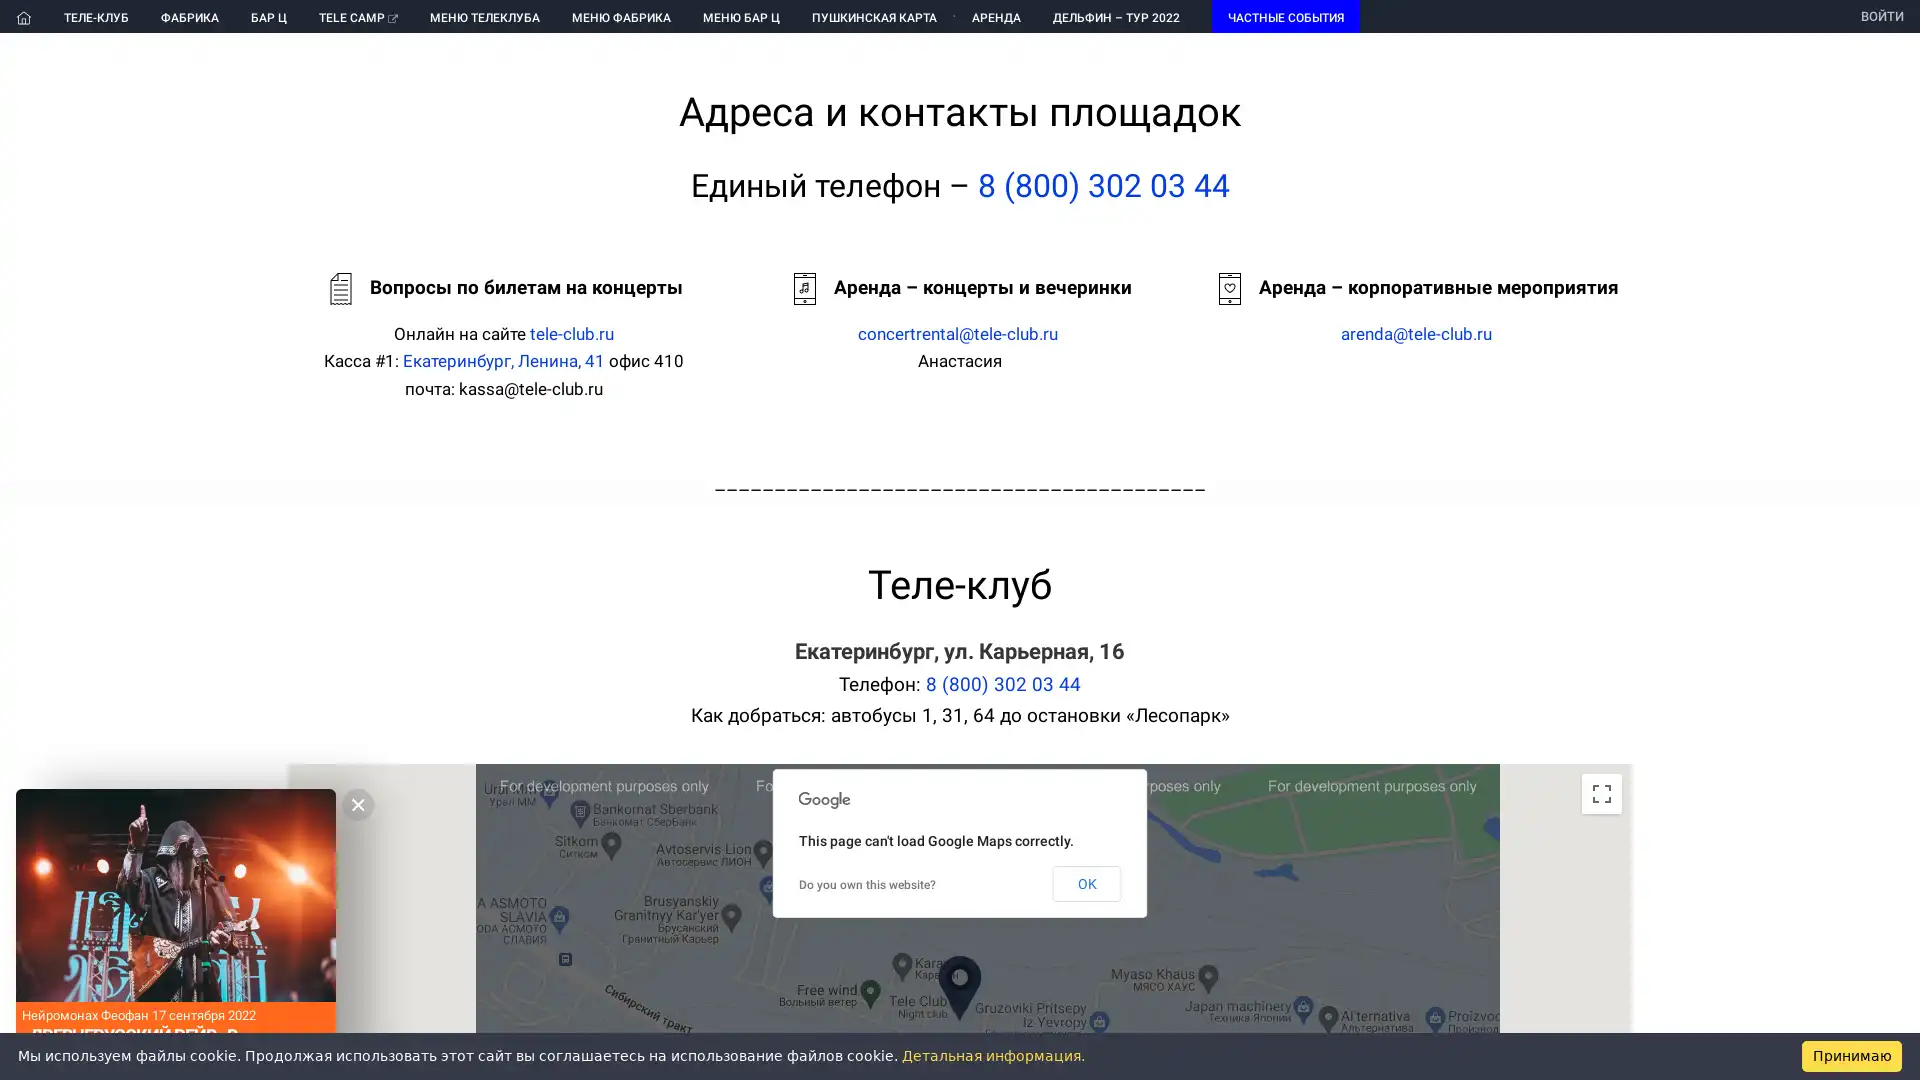 The height and width of the screenshot is (1080, 1920). What do you see at coordinates (1085, 882) in the screenshot?
I see `OK` at bounding box center [1085, 882].